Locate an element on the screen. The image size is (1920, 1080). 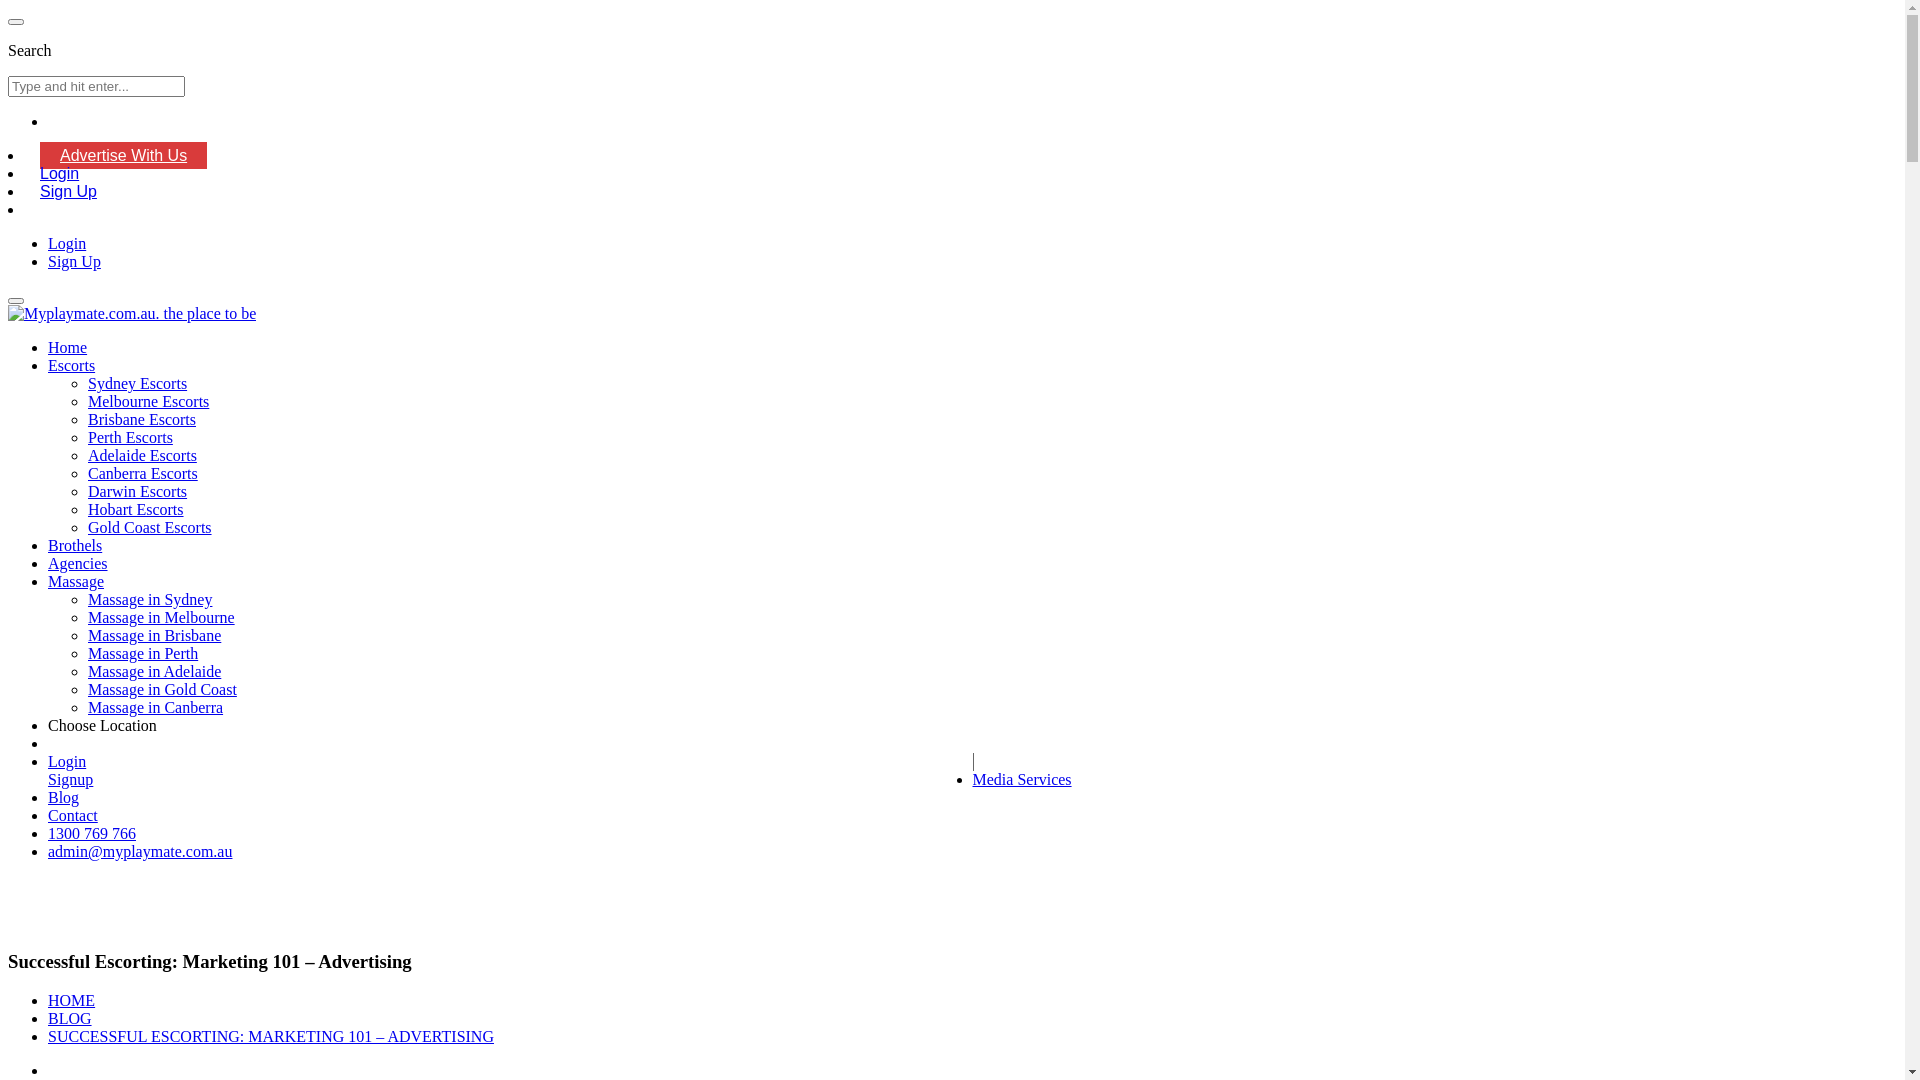
'Gold Coast Escorts' is located at coordinates (148, 526).